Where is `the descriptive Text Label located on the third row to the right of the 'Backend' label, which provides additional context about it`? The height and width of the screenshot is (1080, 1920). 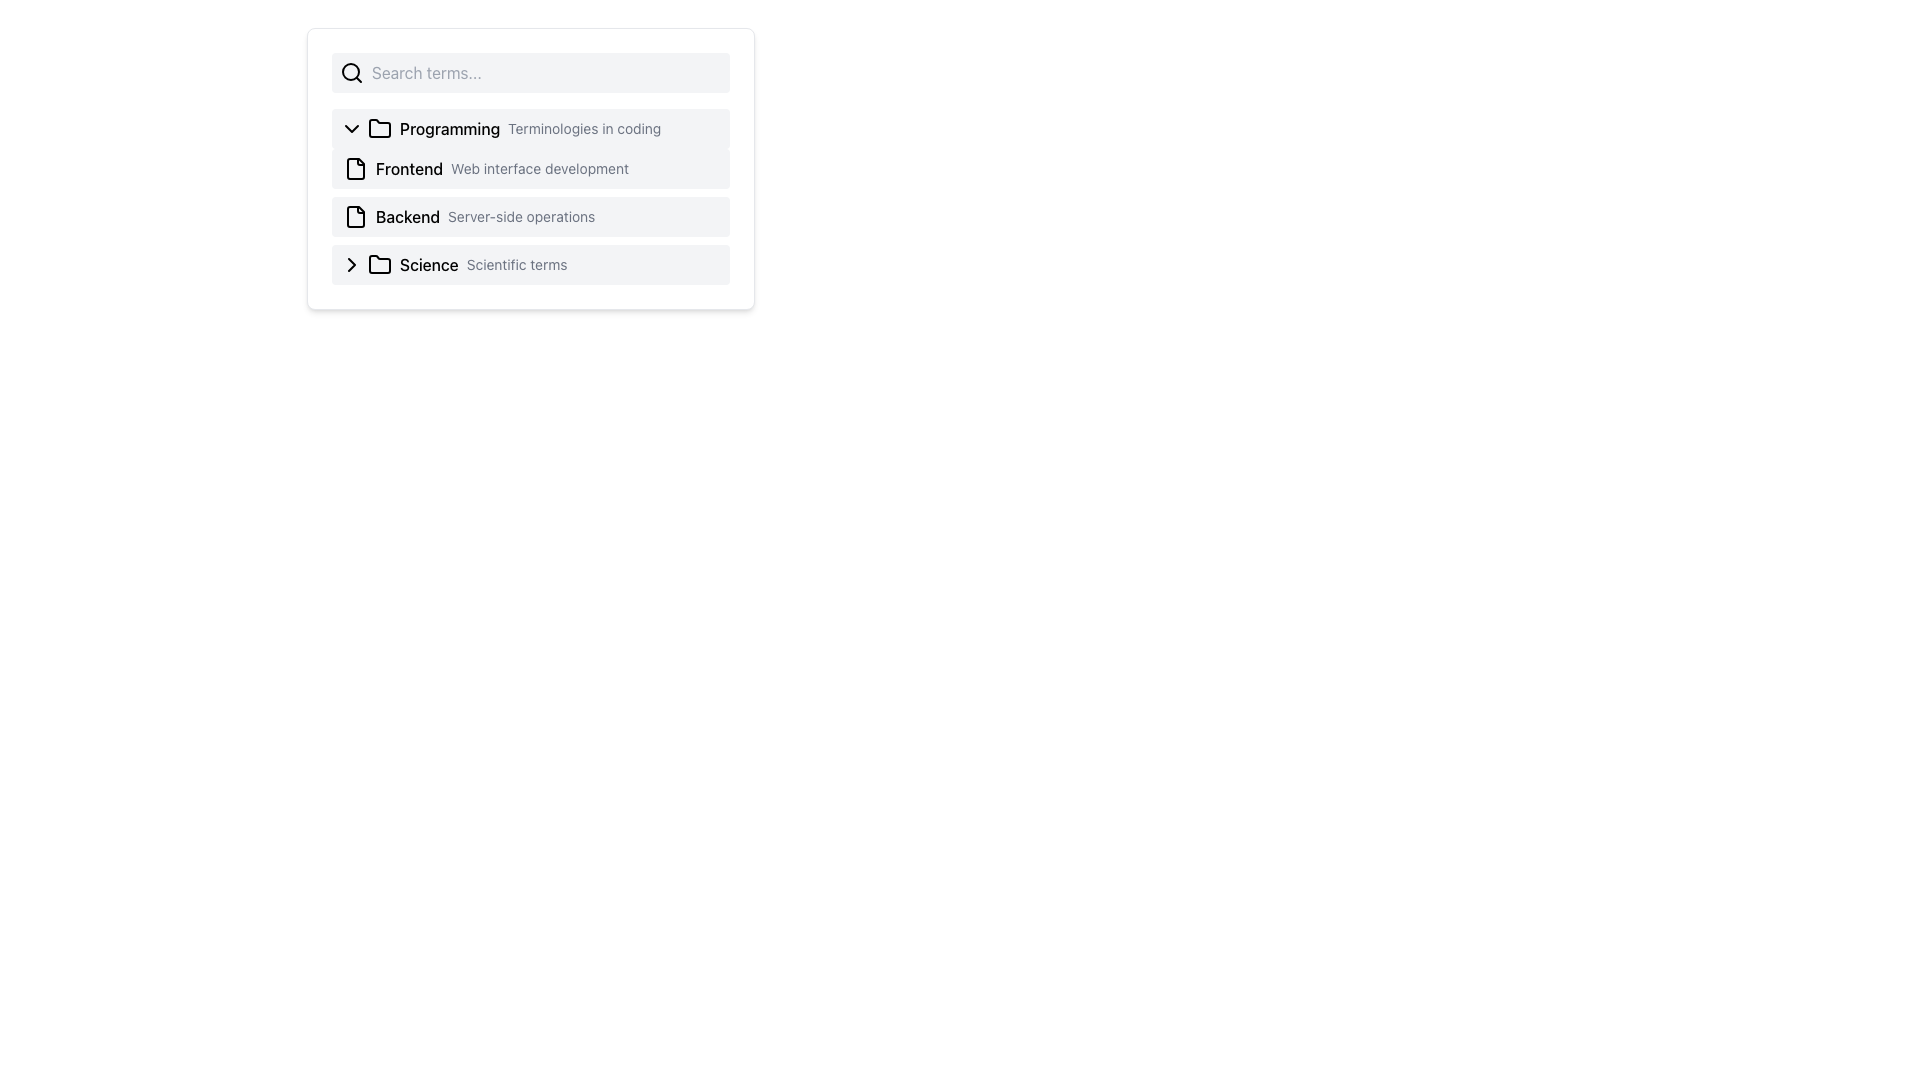 the descriptive Text Label located on the third row to the right of the 'Backend' label, which provides additional context about it is located at coordinates (521, 216).